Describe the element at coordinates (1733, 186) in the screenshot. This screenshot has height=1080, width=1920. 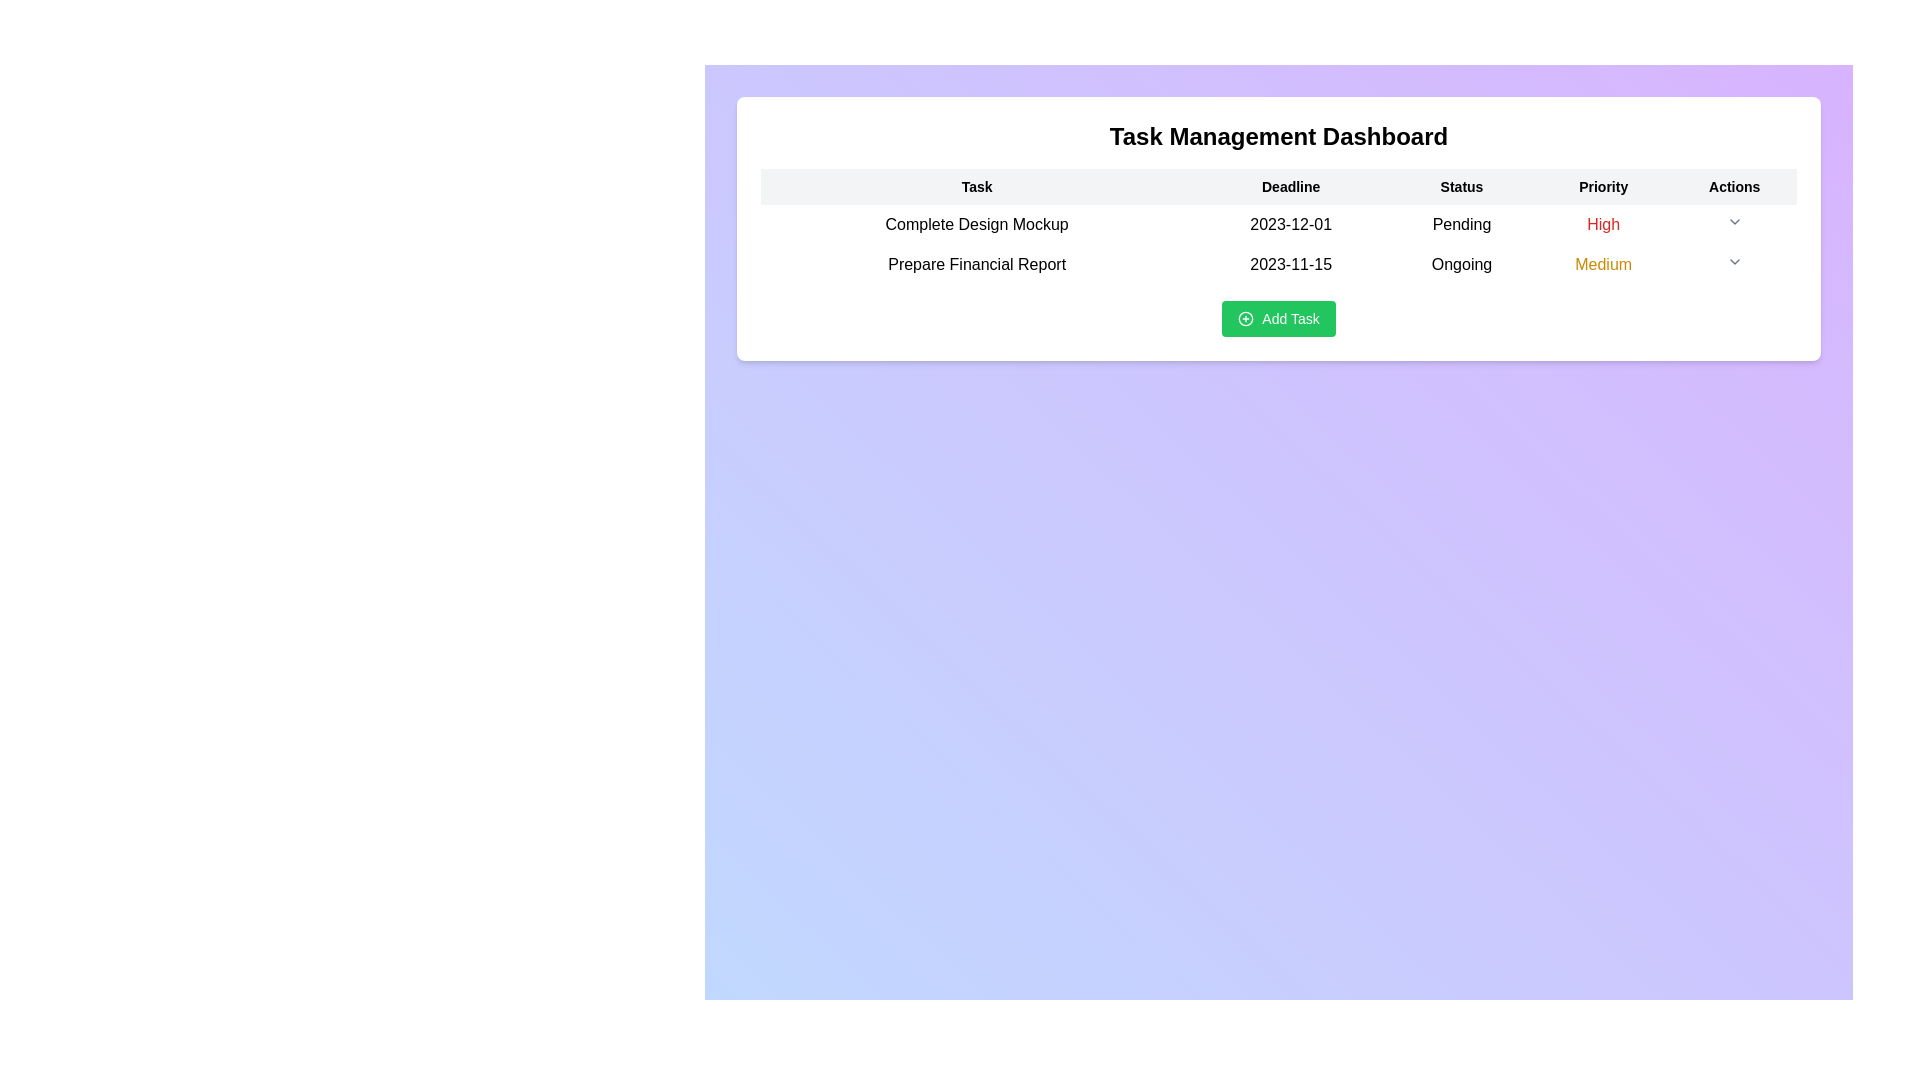
I see `the 'Actions' column header label in the table, which is the rightmost header located immediately to the right of the 'Priority' column` at that location.